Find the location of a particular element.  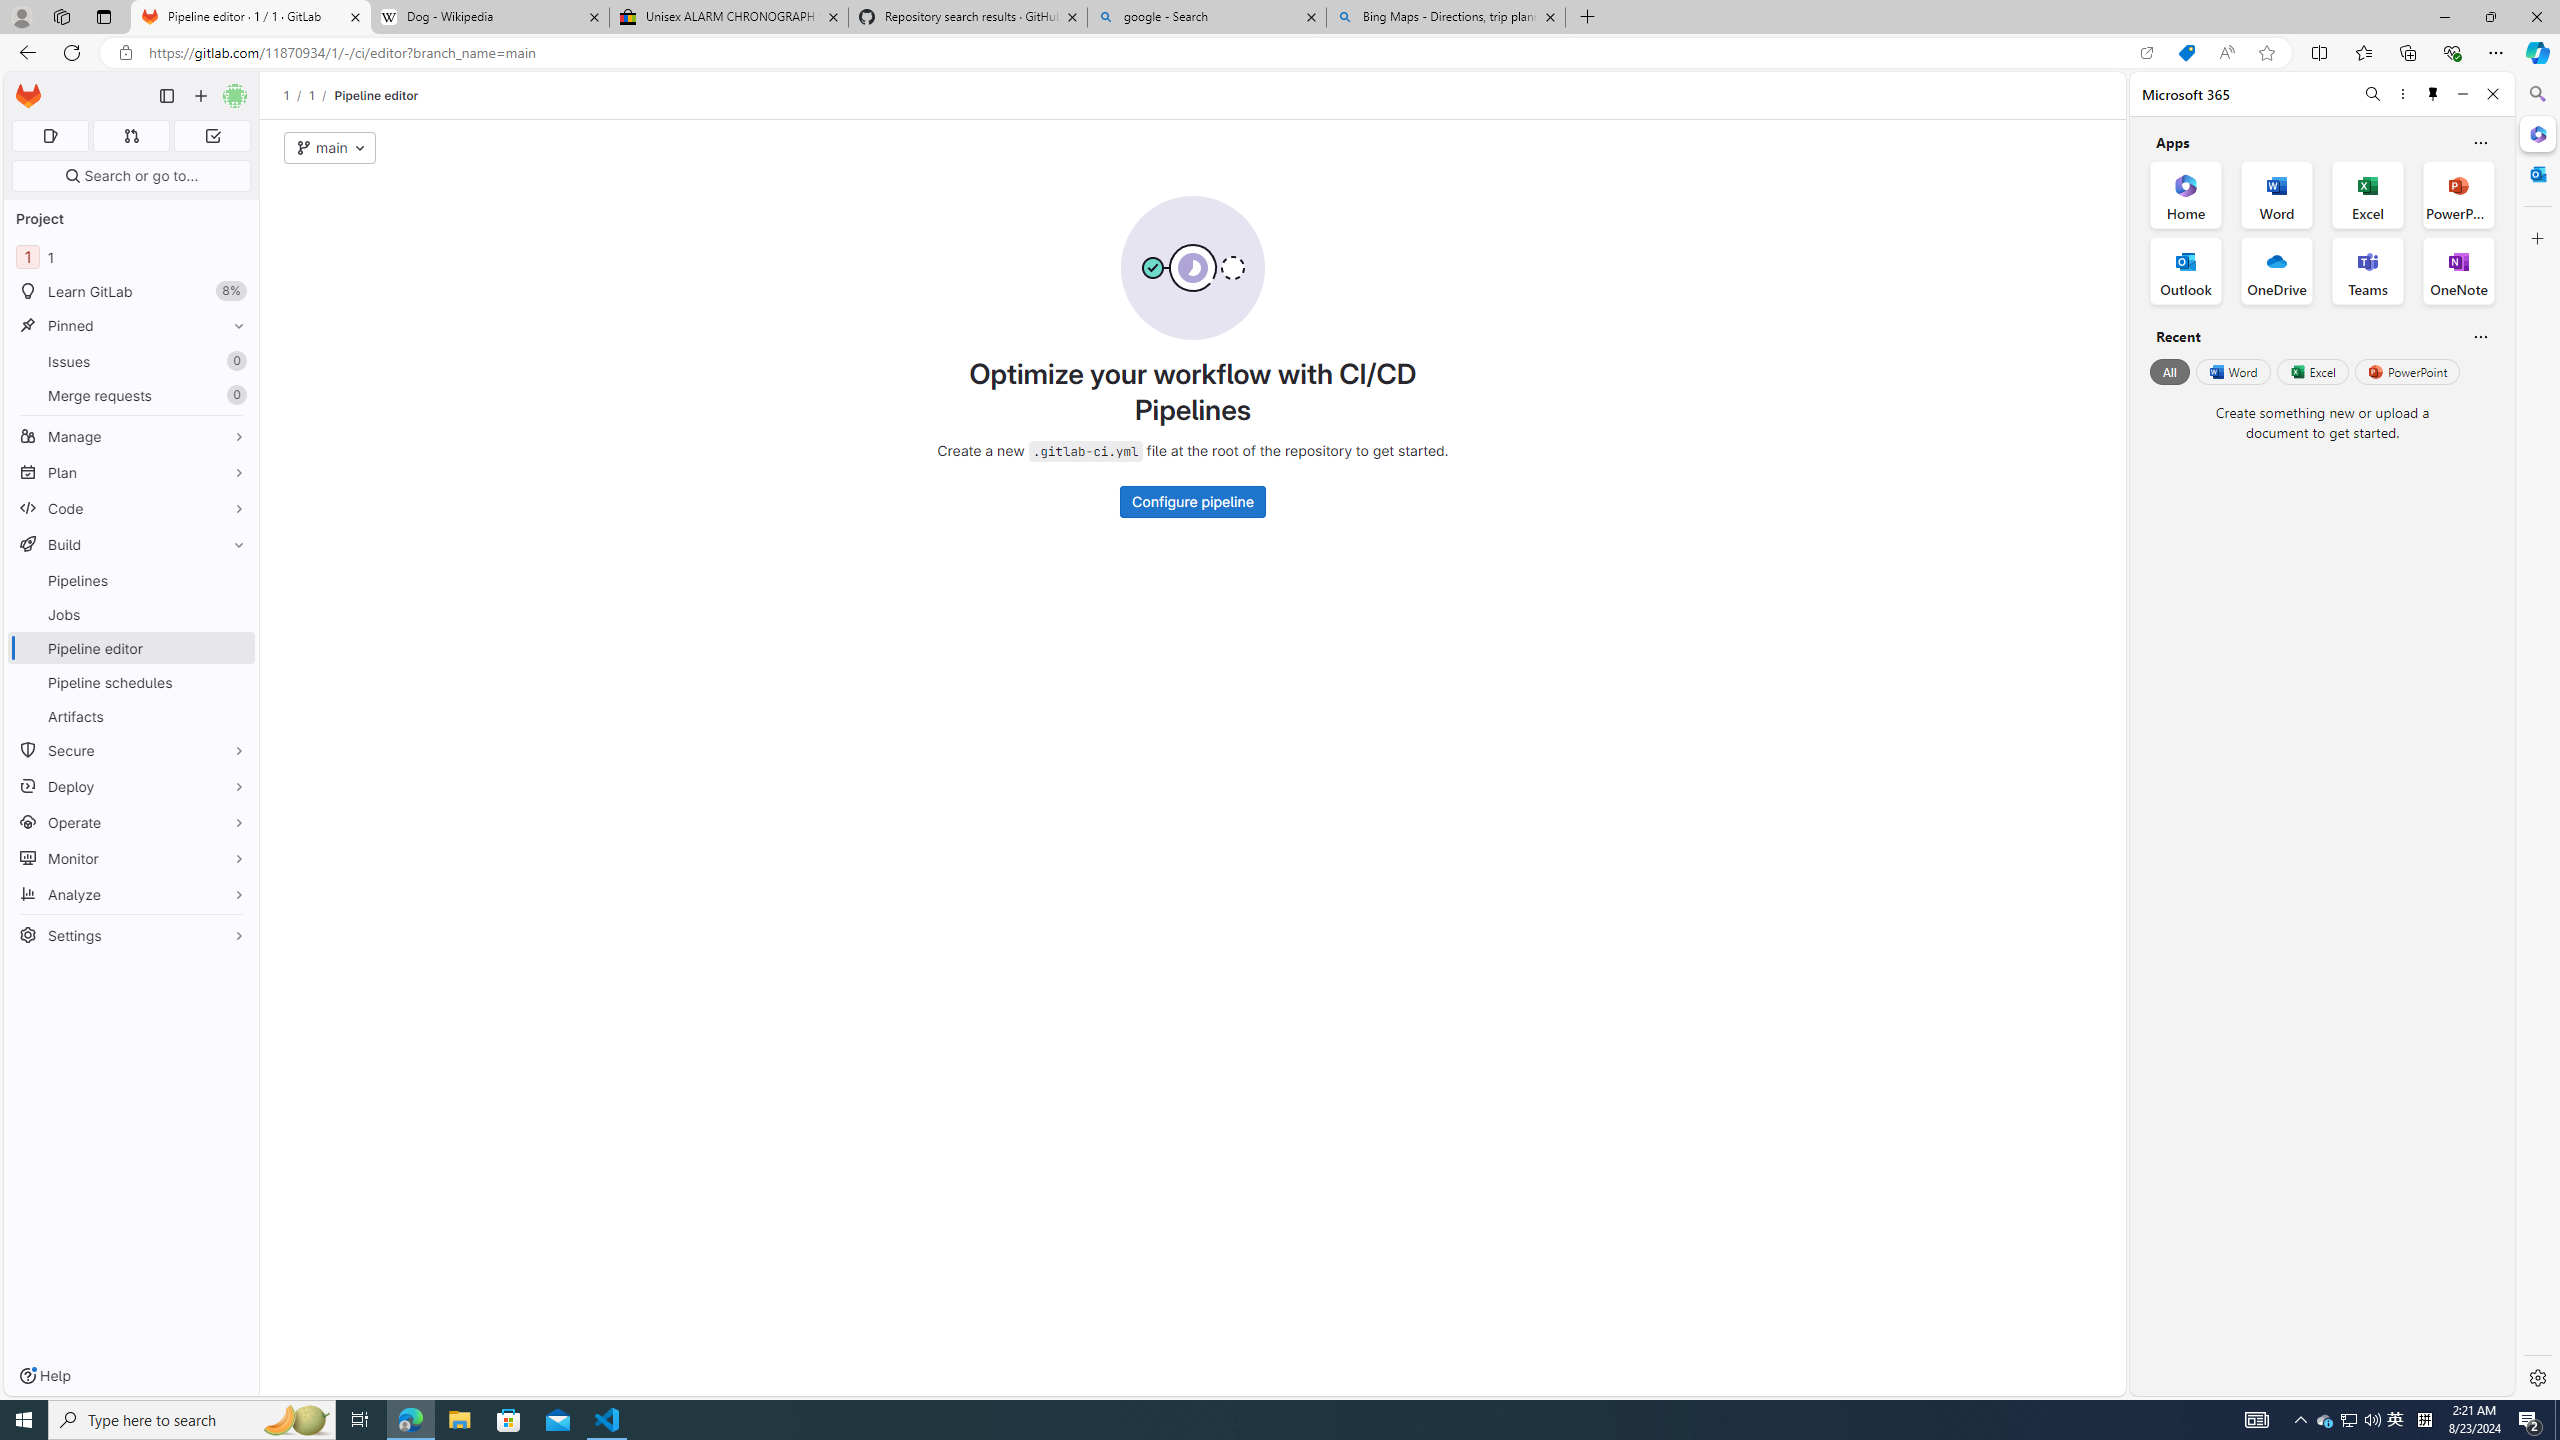

'Configure pipeline' is located at coordinates (1194, 501).